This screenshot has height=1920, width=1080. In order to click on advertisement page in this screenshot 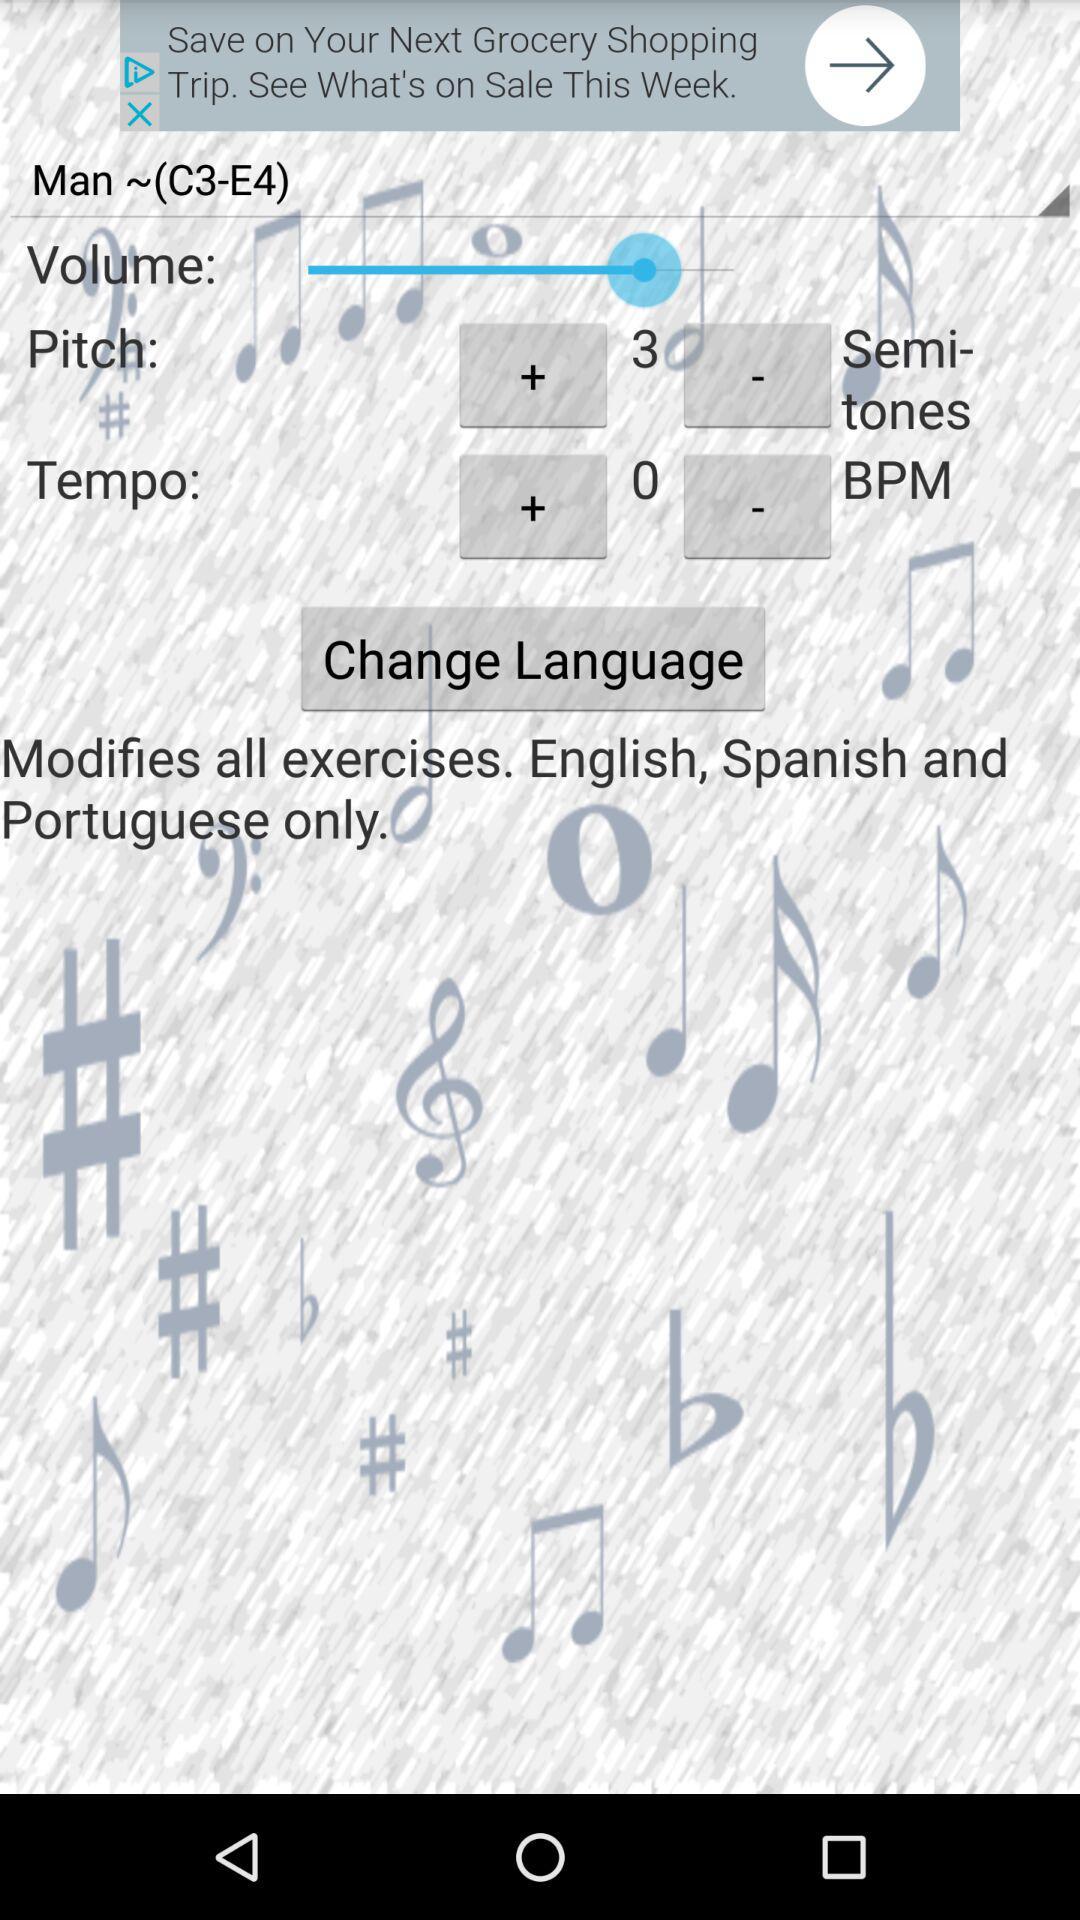, I will do `click(540, 65)`.